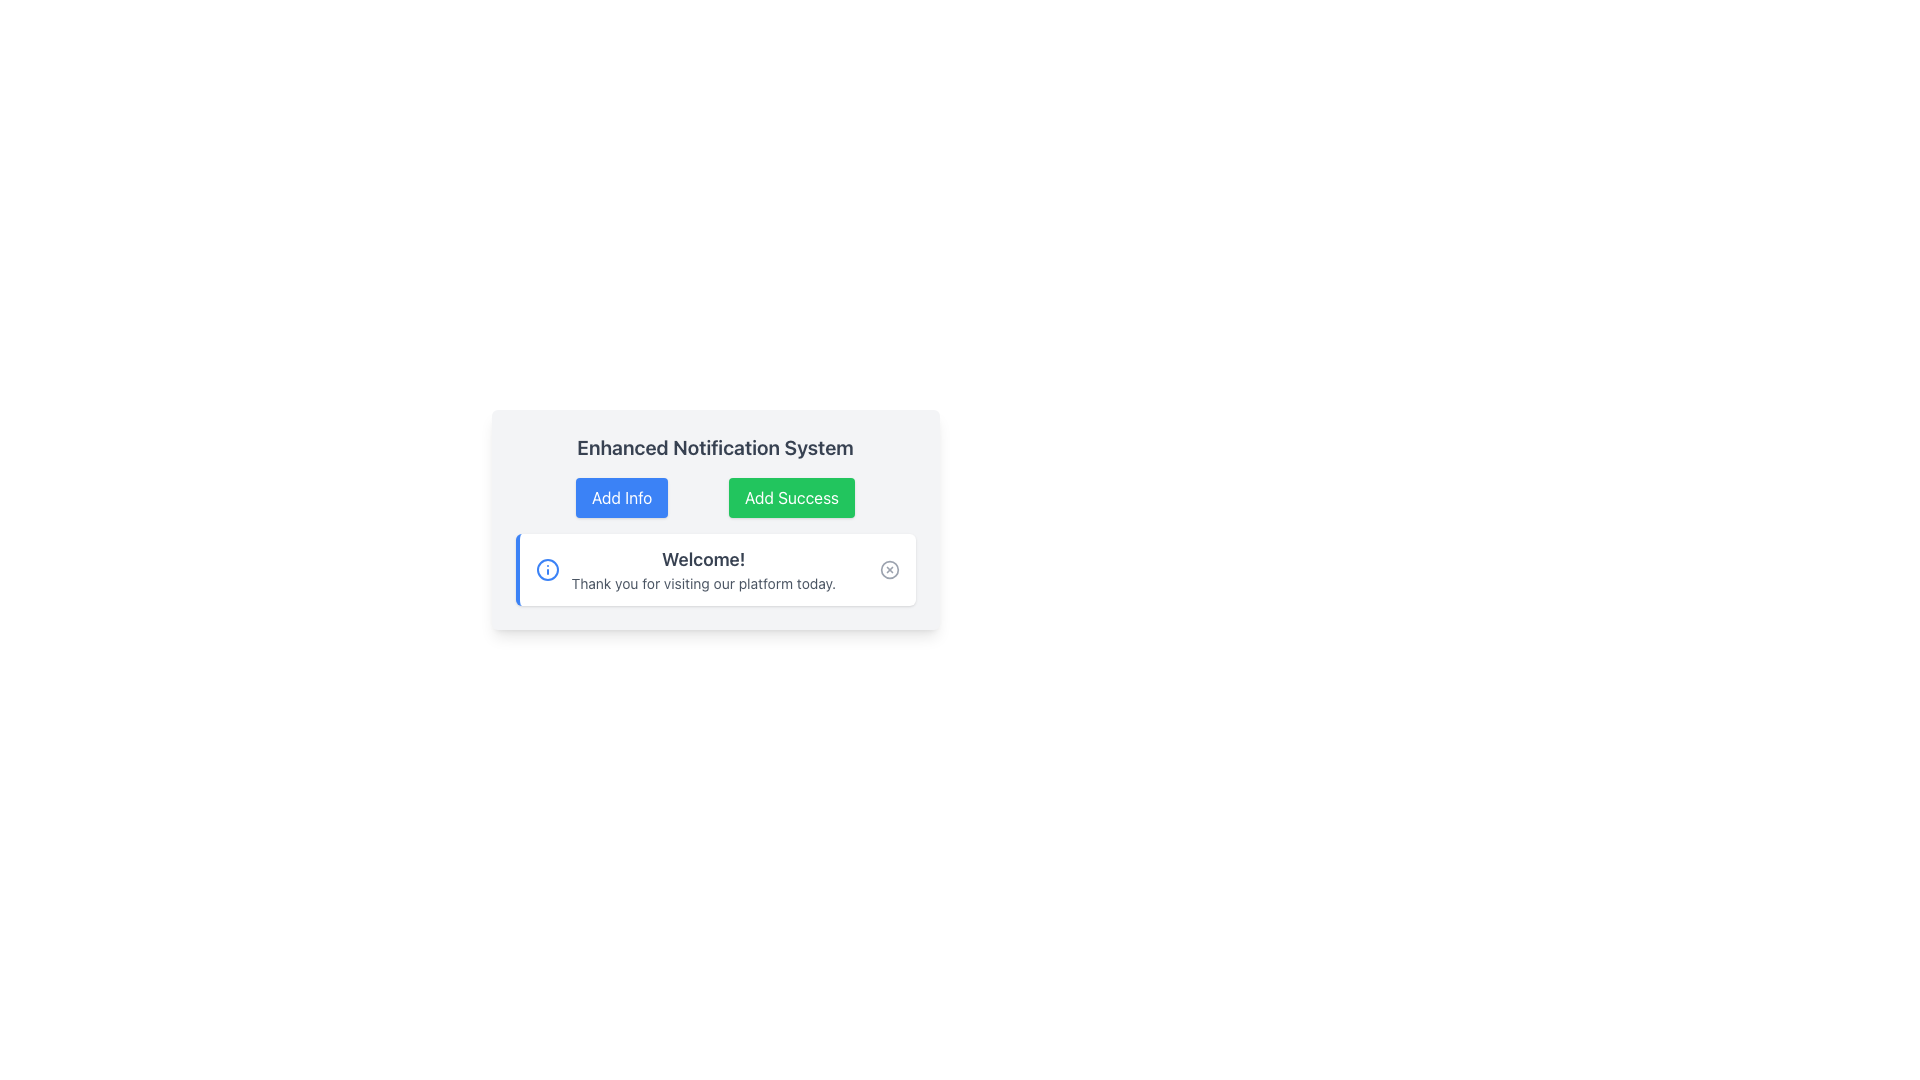 This screenshot has width=1920, height=1080. What do you see at coordinates (791, 496) in the screenshot?
I see `the green button labeled 'Add Success' located to the right of the 'Add Info' button, positioned below the 'Enhanced Notification System' heading` at bounding box center [791, 496].